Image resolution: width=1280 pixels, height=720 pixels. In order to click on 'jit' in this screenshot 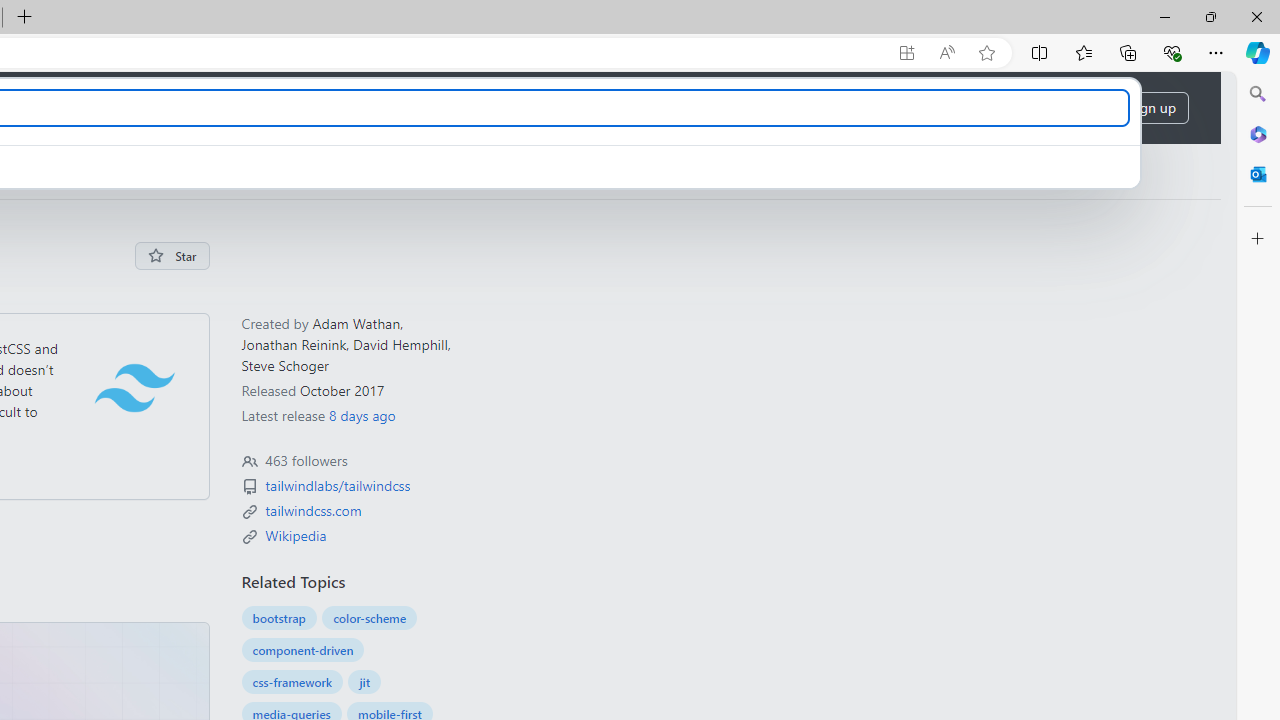, I will do `click(364, 681)`.